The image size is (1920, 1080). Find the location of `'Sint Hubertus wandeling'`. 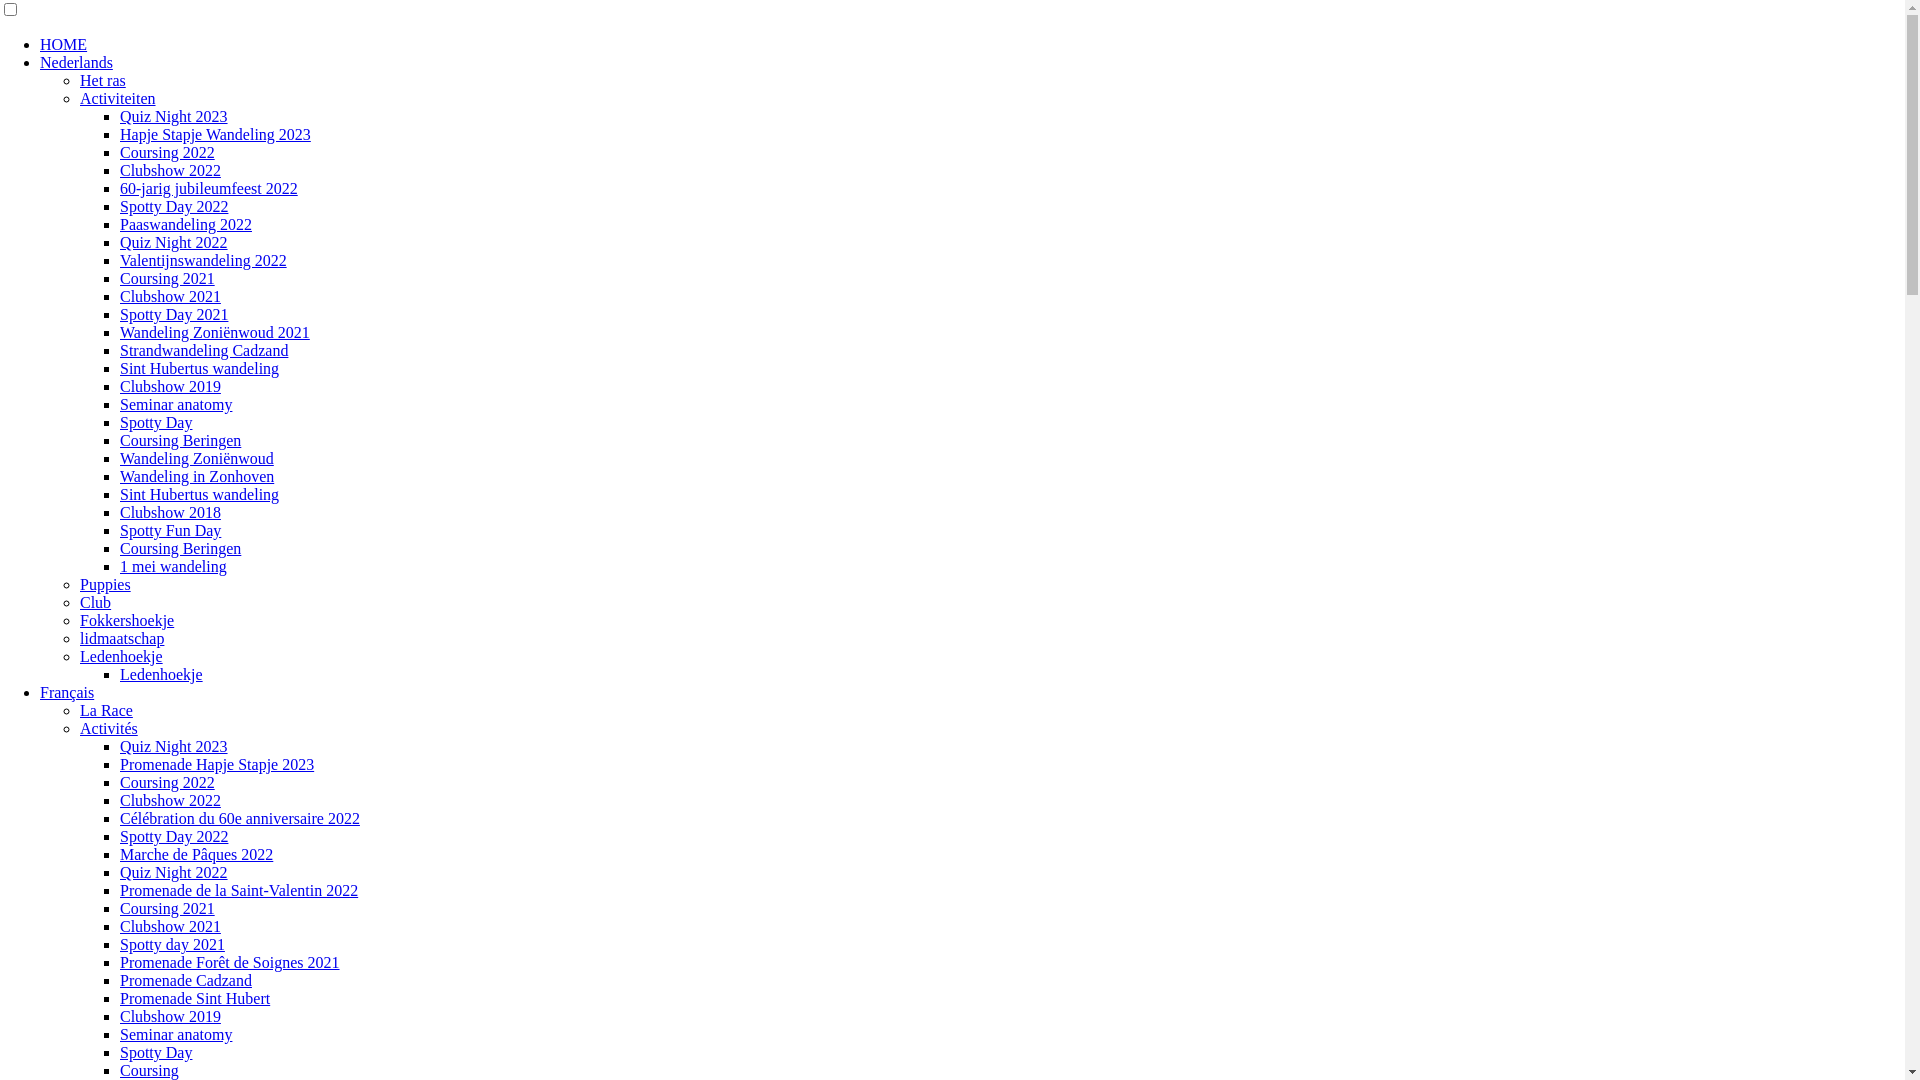

'Sint Hubertus wandeling' is located at coordinates (199, 494).